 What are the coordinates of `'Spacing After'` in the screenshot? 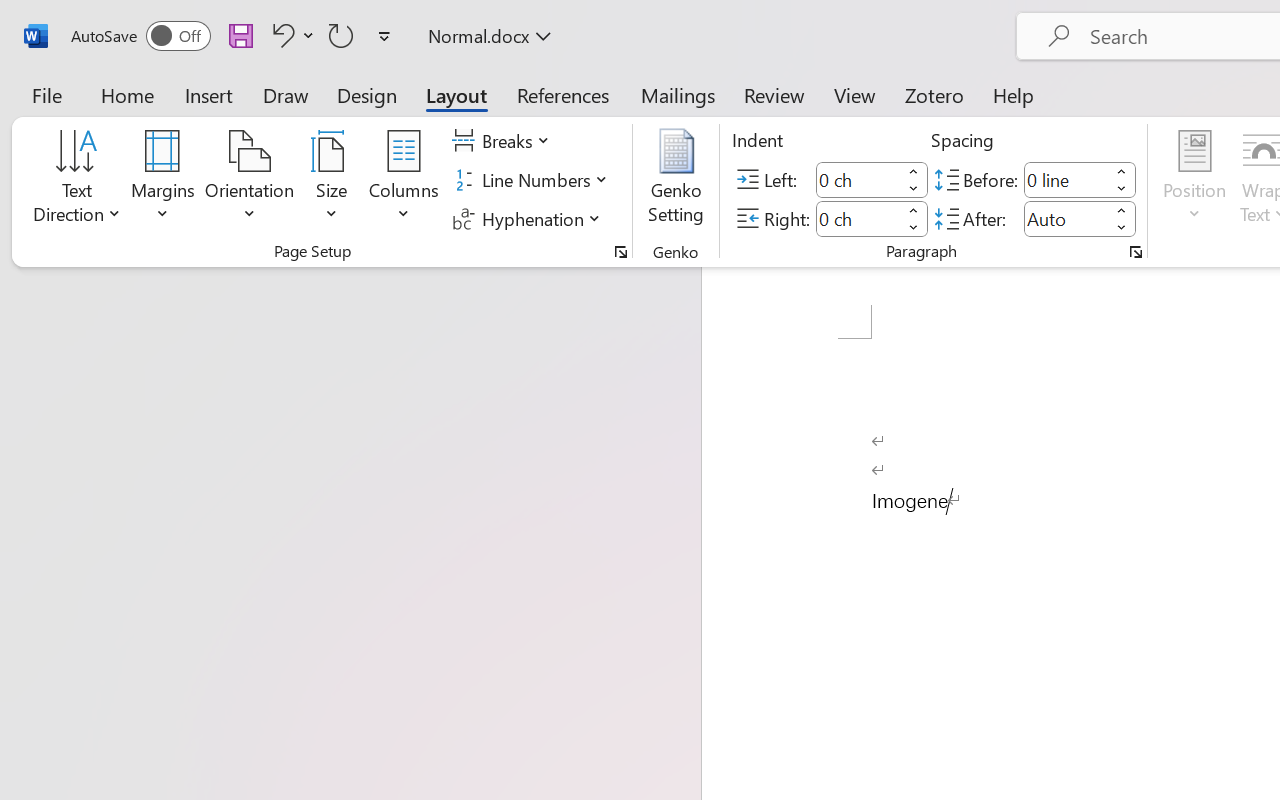 It's located at (1065, 218).